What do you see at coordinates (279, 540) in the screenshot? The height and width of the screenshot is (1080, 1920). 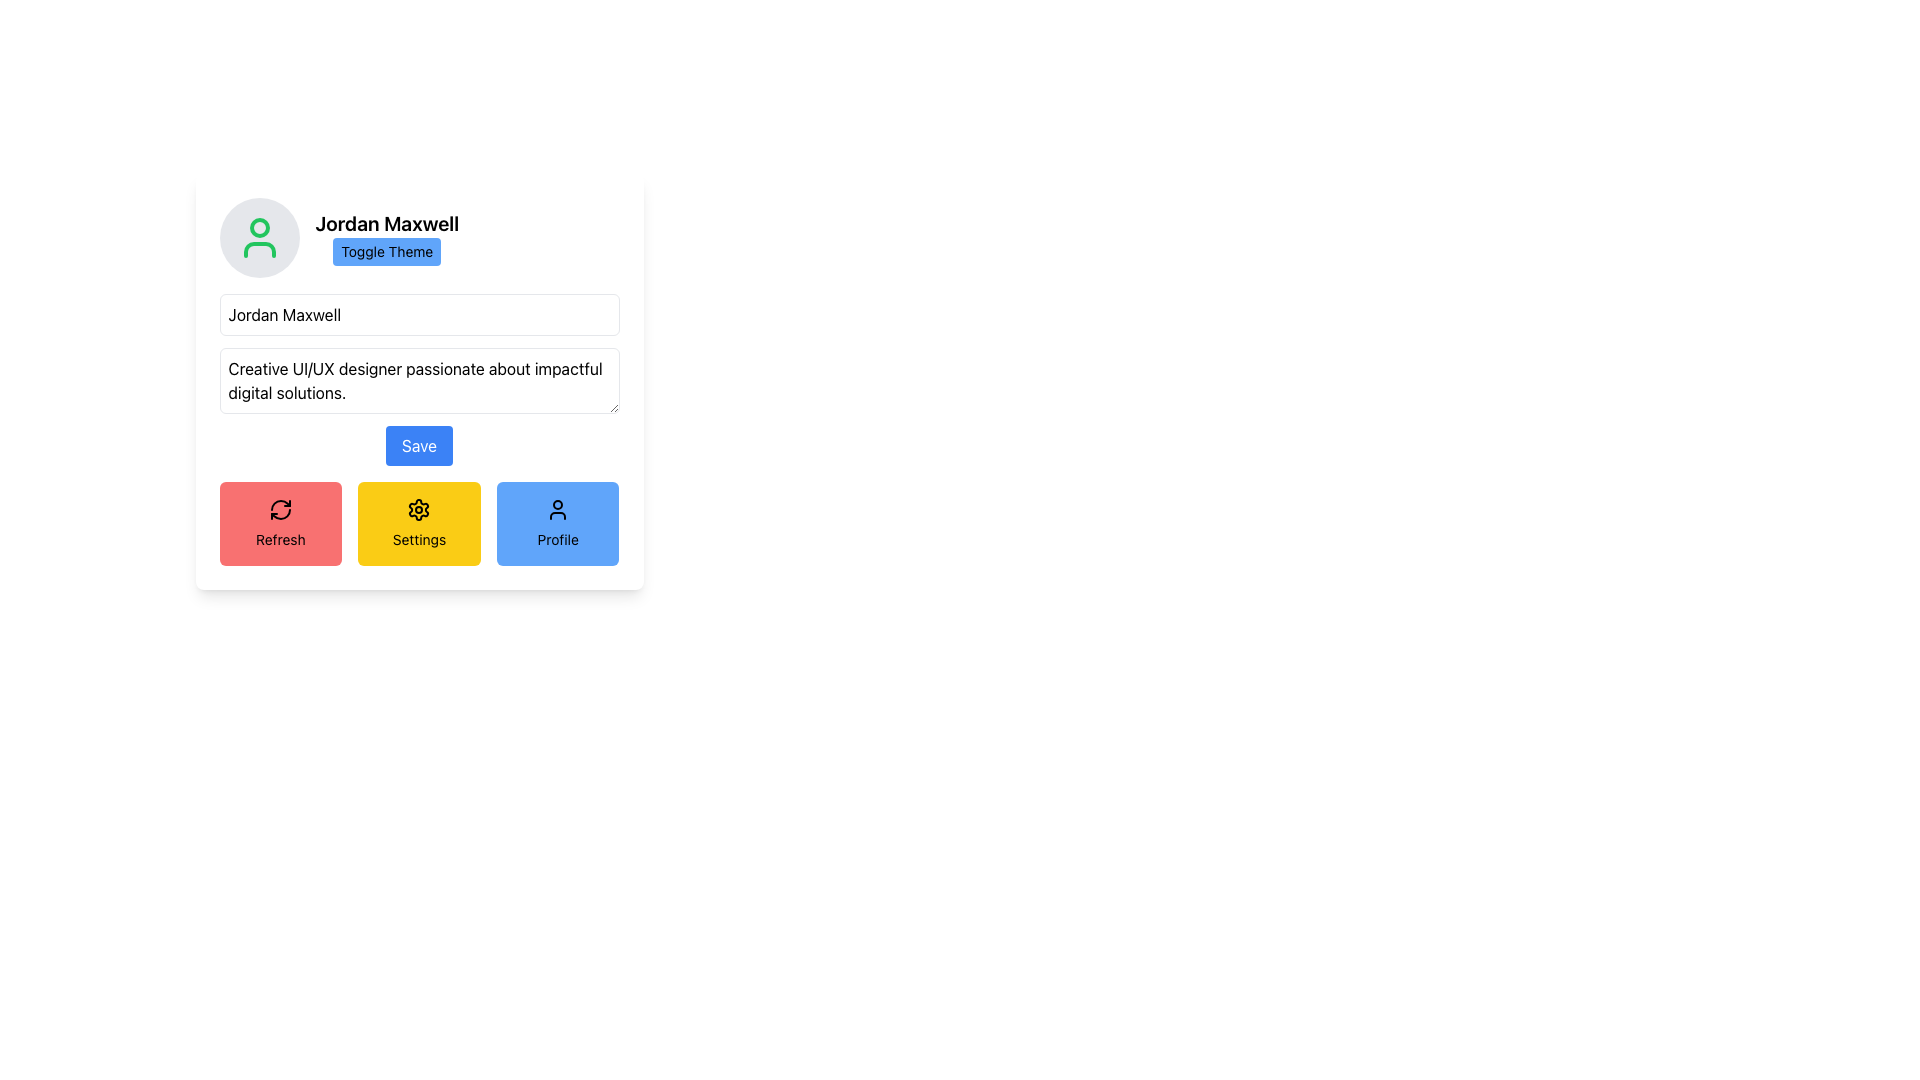 I see `text label 'Refresh' which is displayed in a small lightweight font on a red background beneath a circular icon` at bounding box center [279, 540].